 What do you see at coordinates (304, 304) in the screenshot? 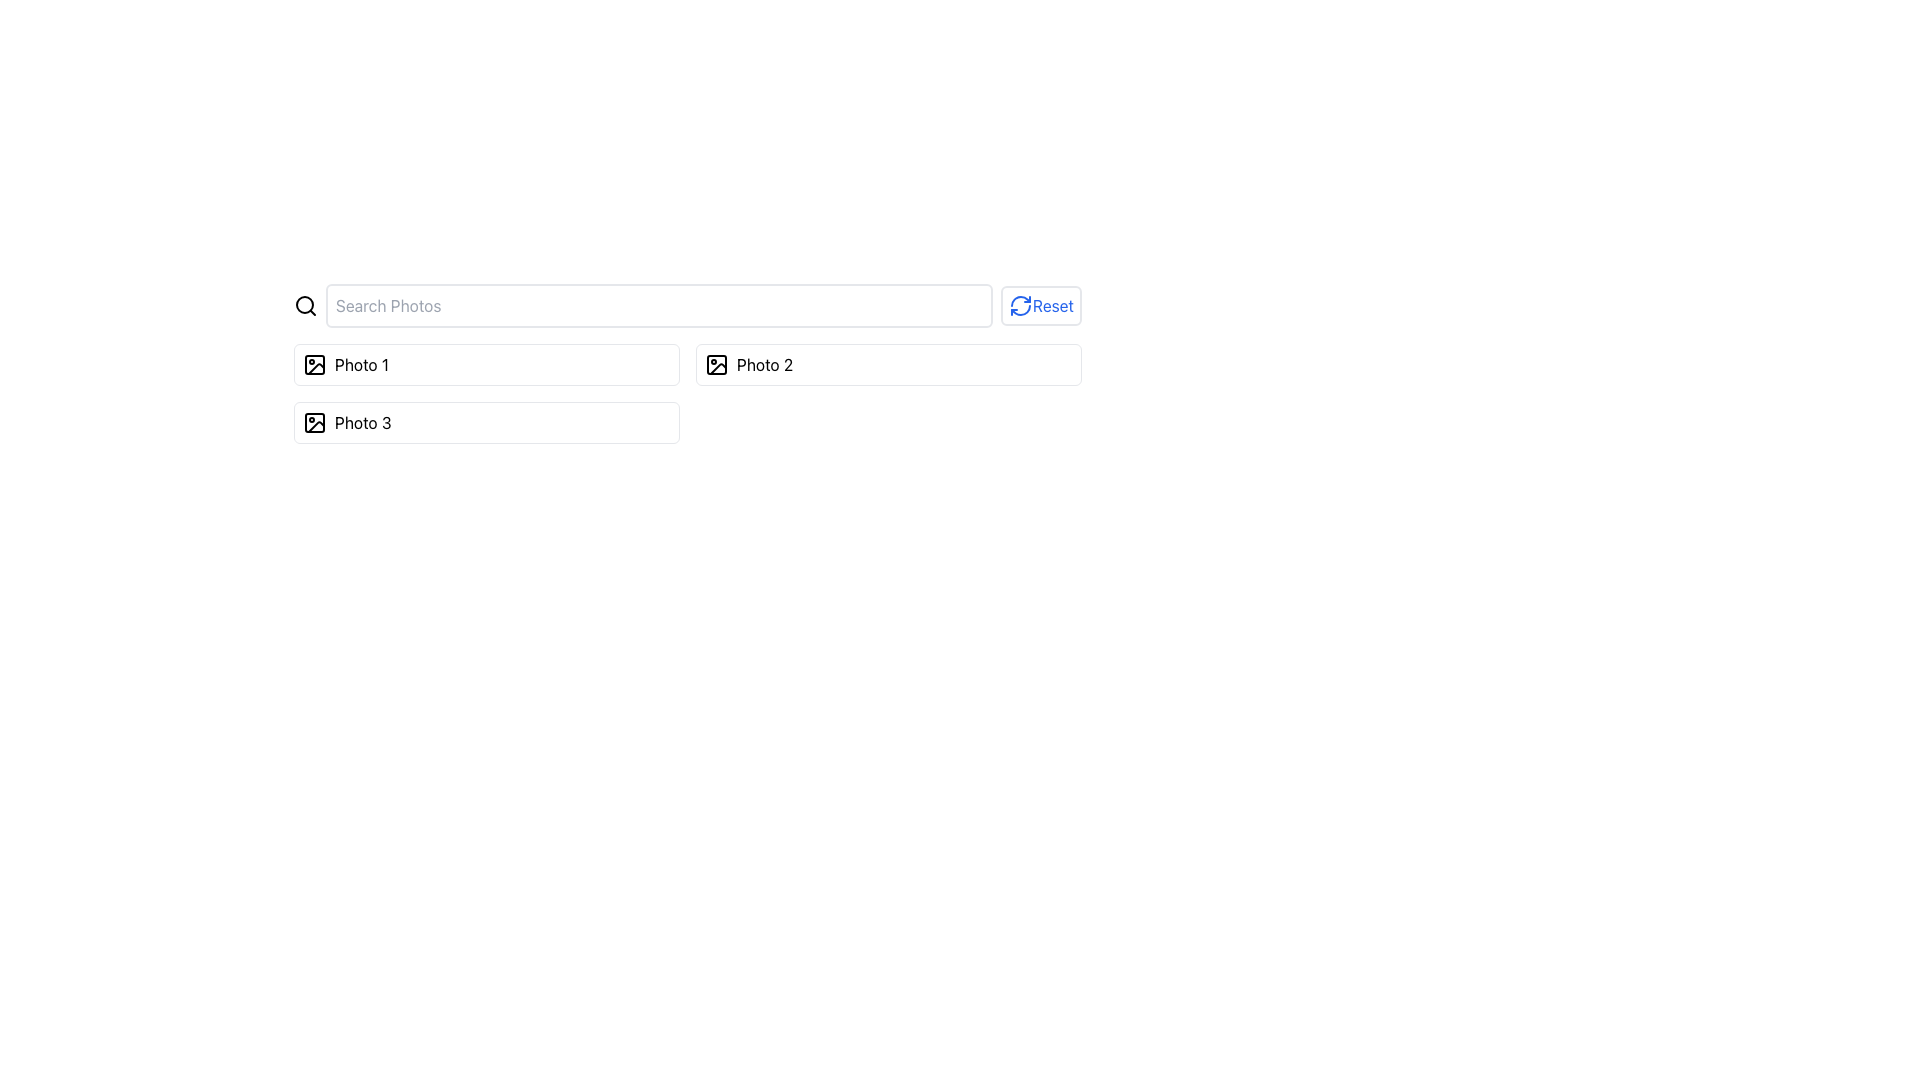
I see `the circular part of the magnifying glass icon that symbolizes the search functionality, located to the left of the 'Search Photos' input box` at bounding box center [304, 304].